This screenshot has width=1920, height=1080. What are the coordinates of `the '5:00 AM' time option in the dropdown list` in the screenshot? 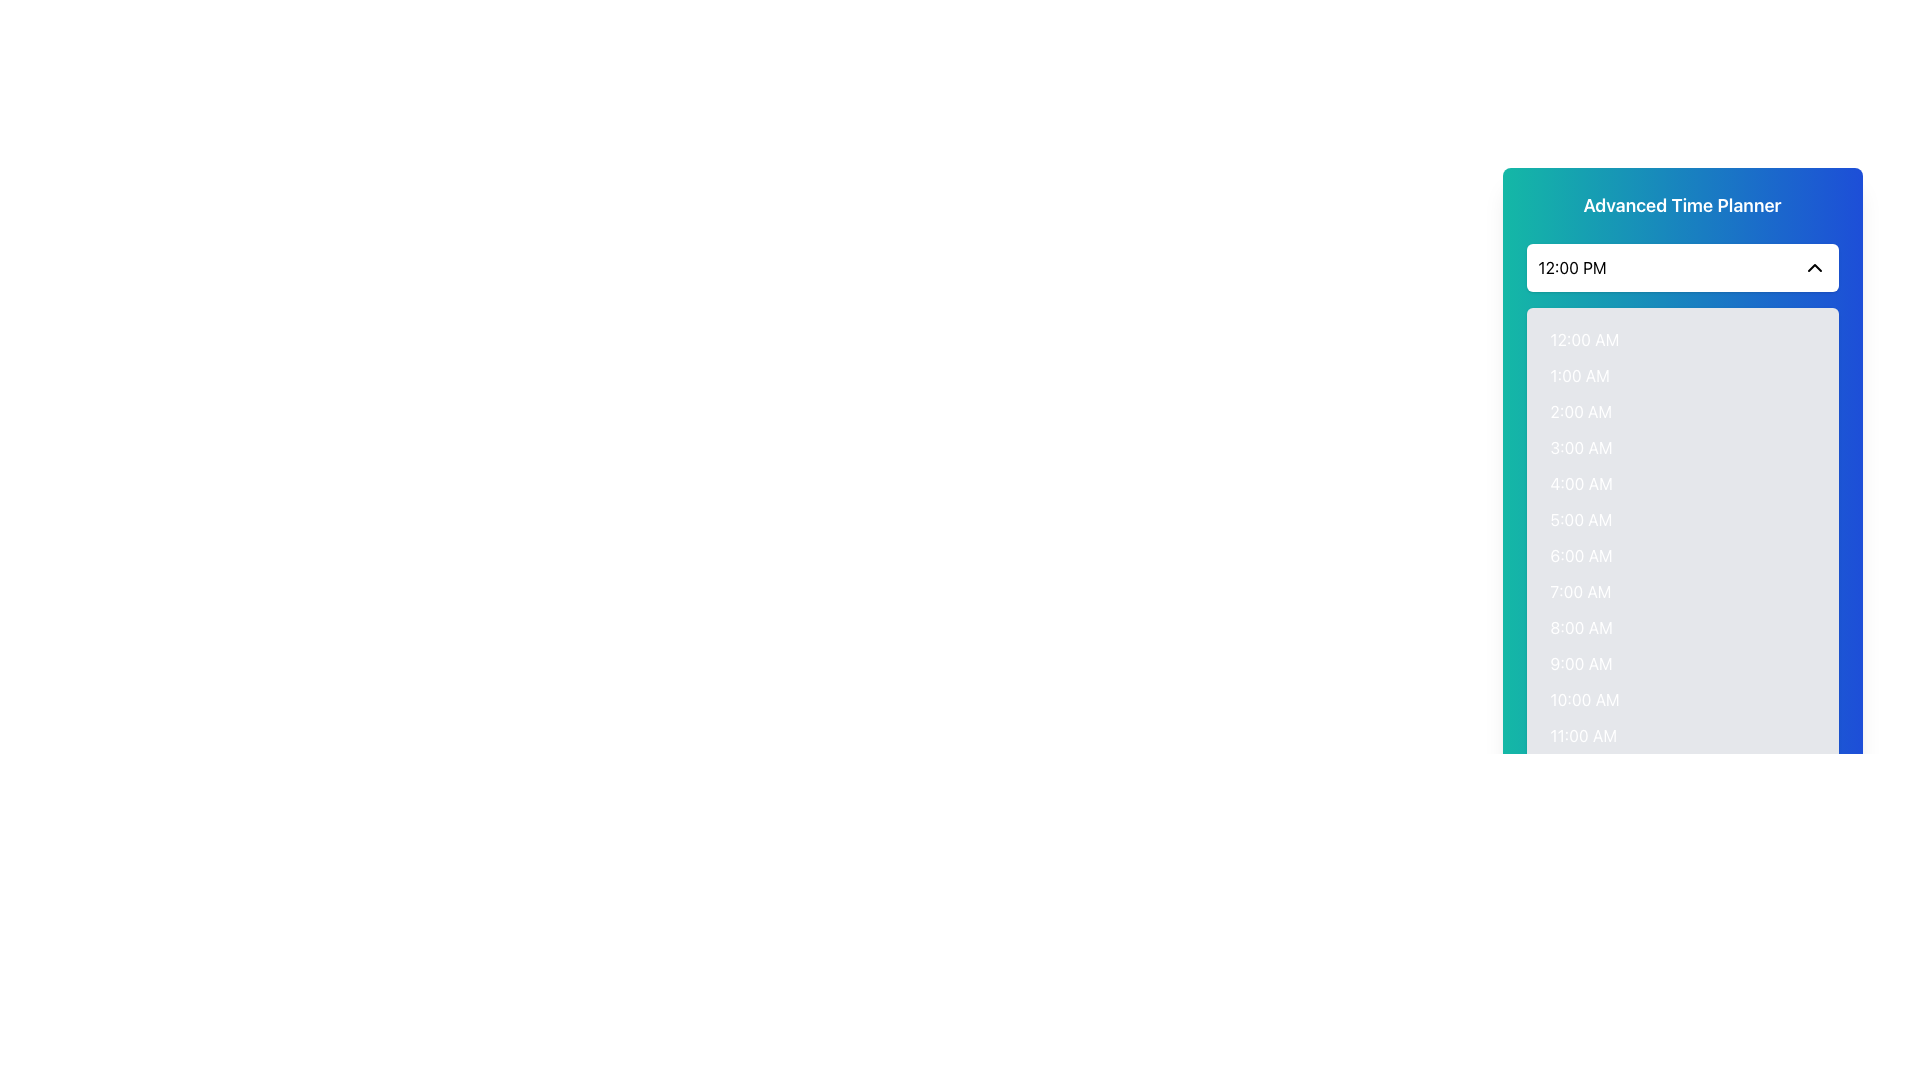 It's located at (1681, 519).